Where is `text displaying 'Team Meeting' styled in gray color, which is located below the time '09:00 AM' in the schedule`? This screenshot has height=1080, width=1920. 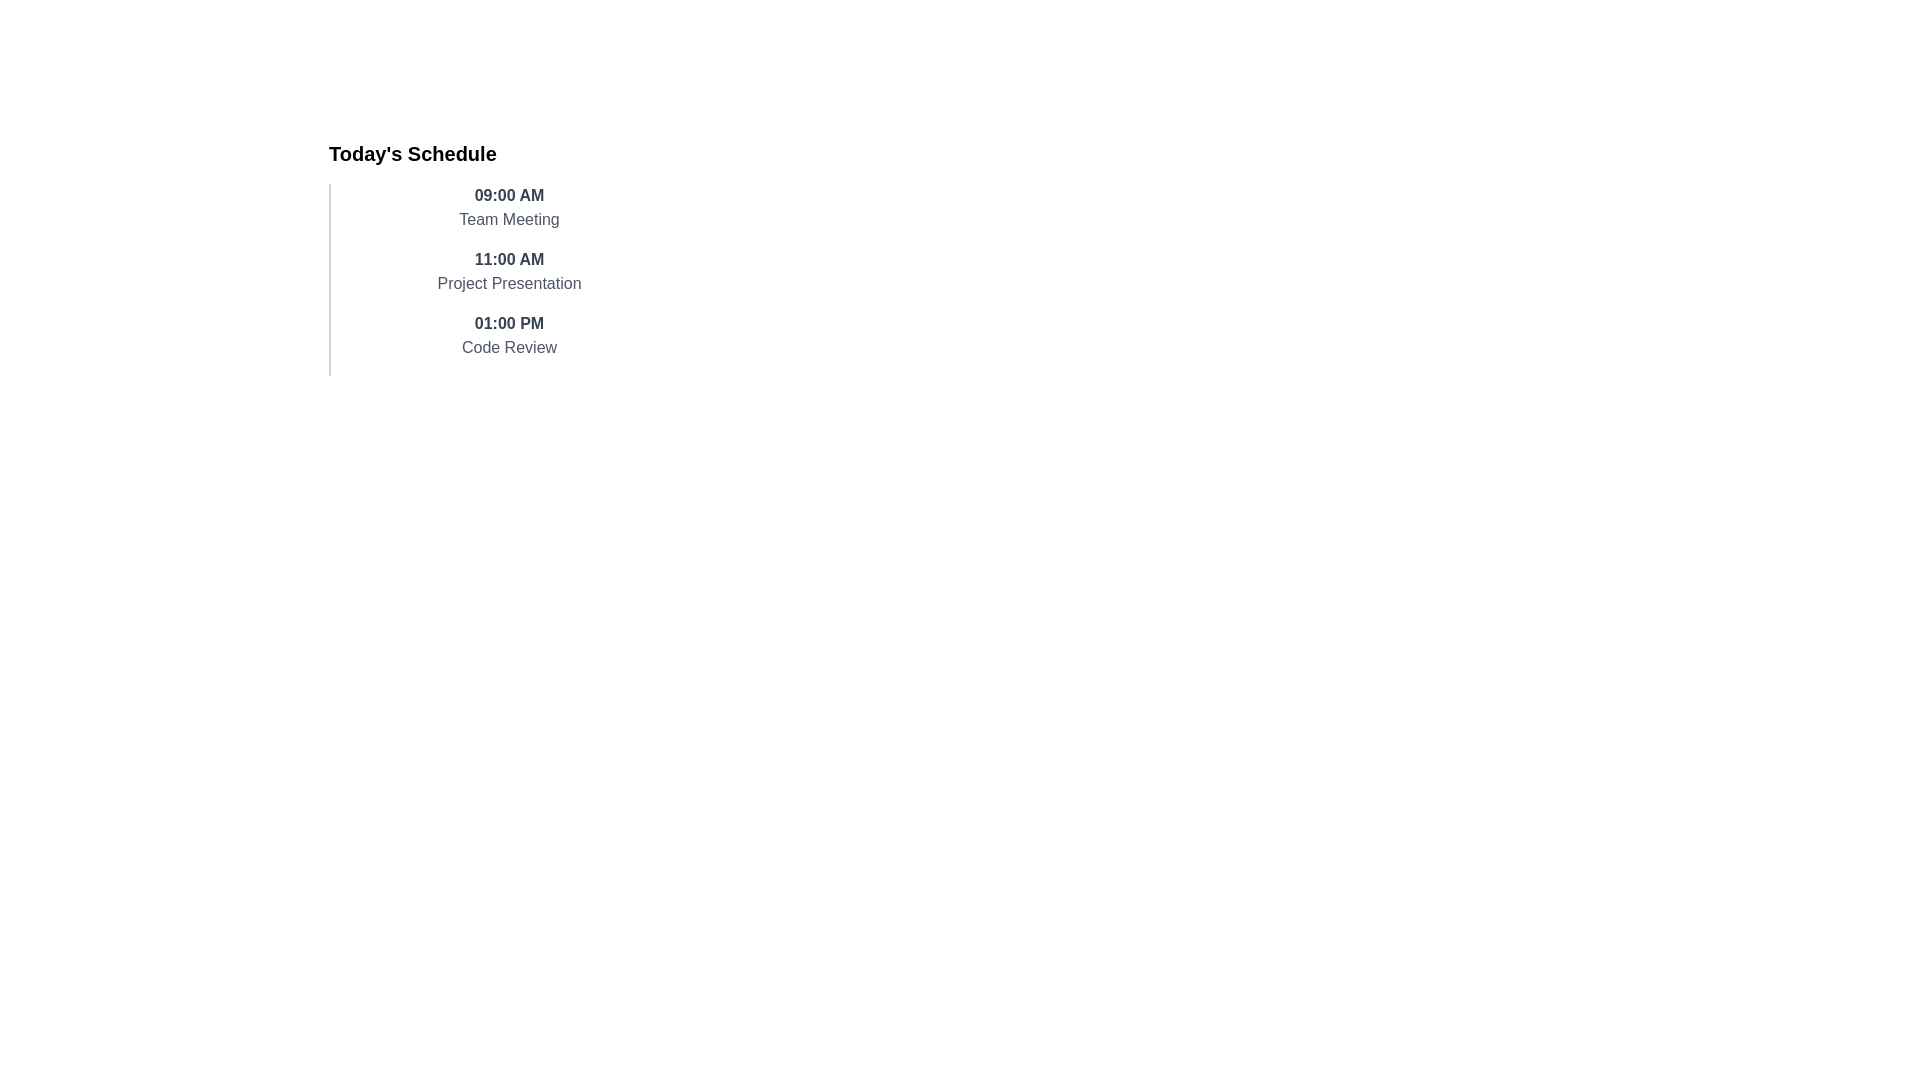 text displaying 'Team Meeting' styled in gray color, which is located below the time '09:00 AM' in the schedule is located at coordinates (509, 219).